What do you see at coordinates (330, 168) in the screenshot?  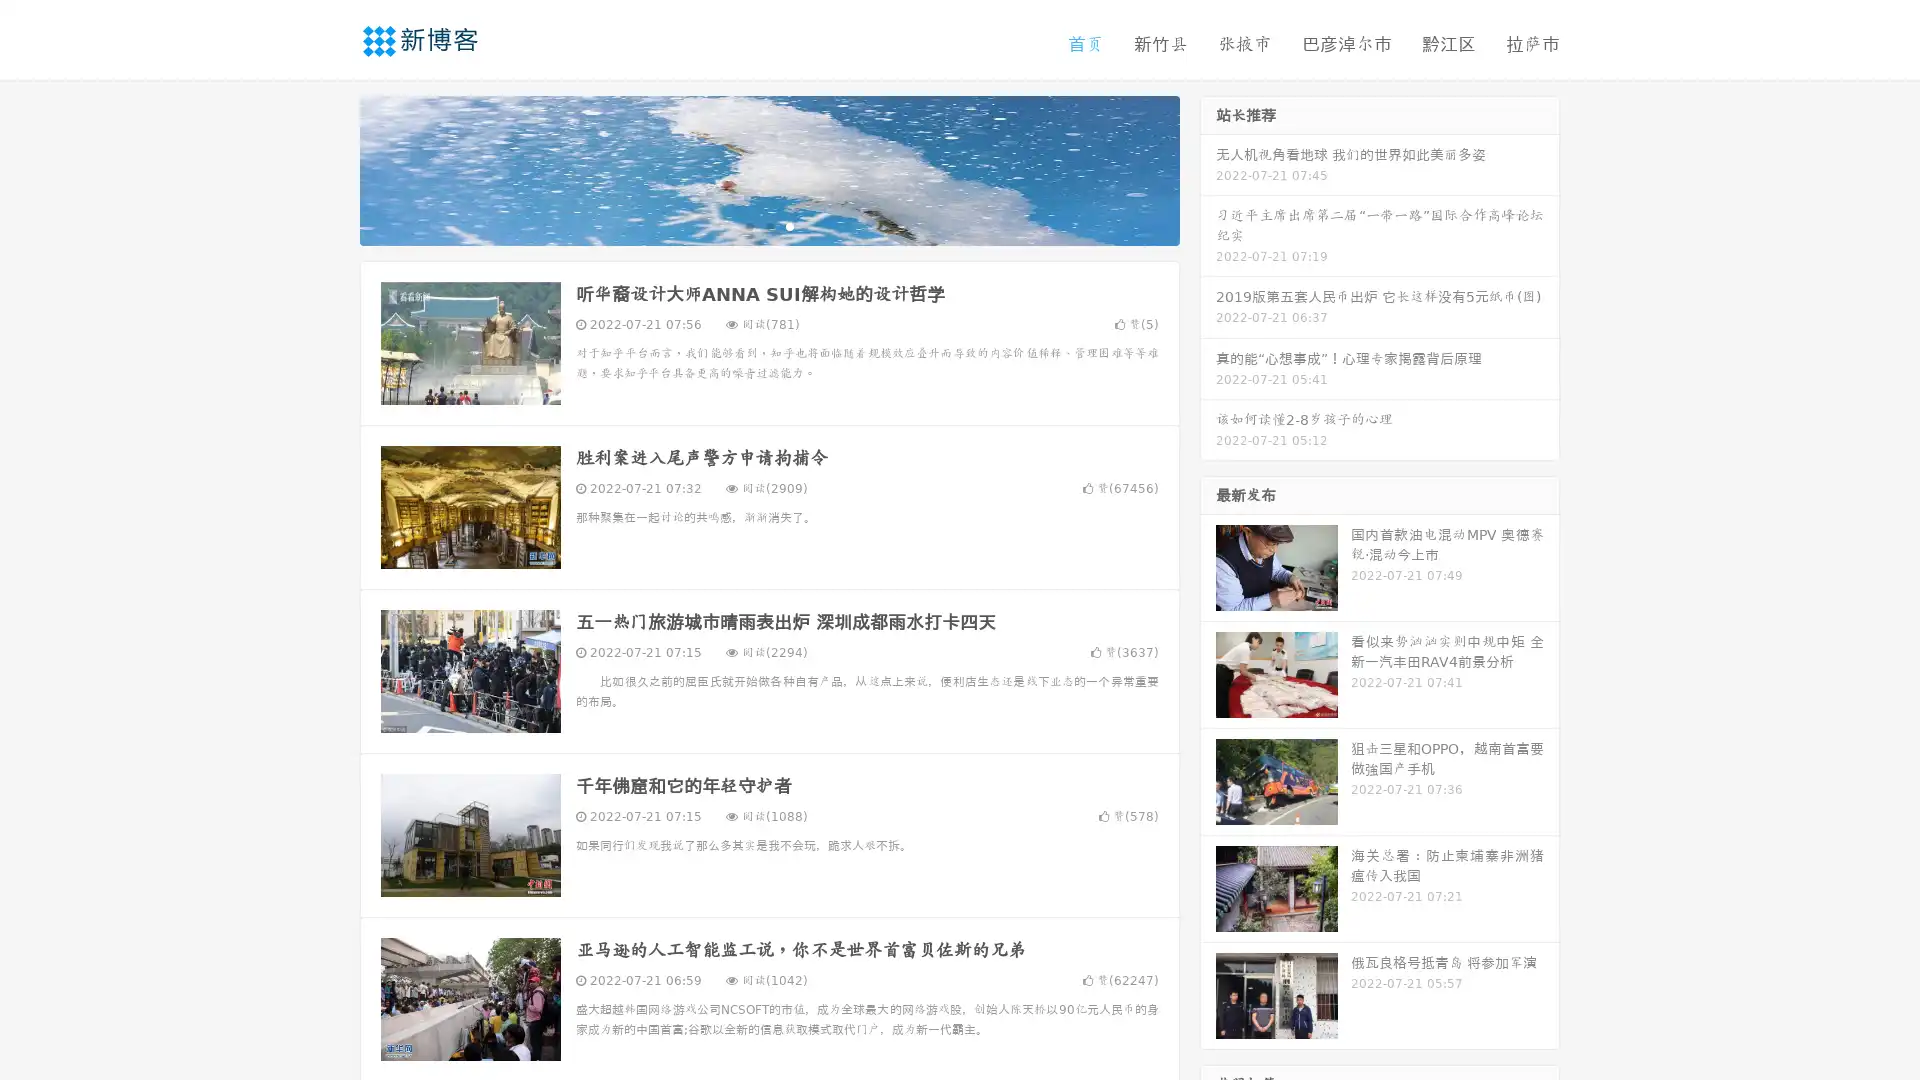 I see `Previous slide` at bounding box center [330, 168].